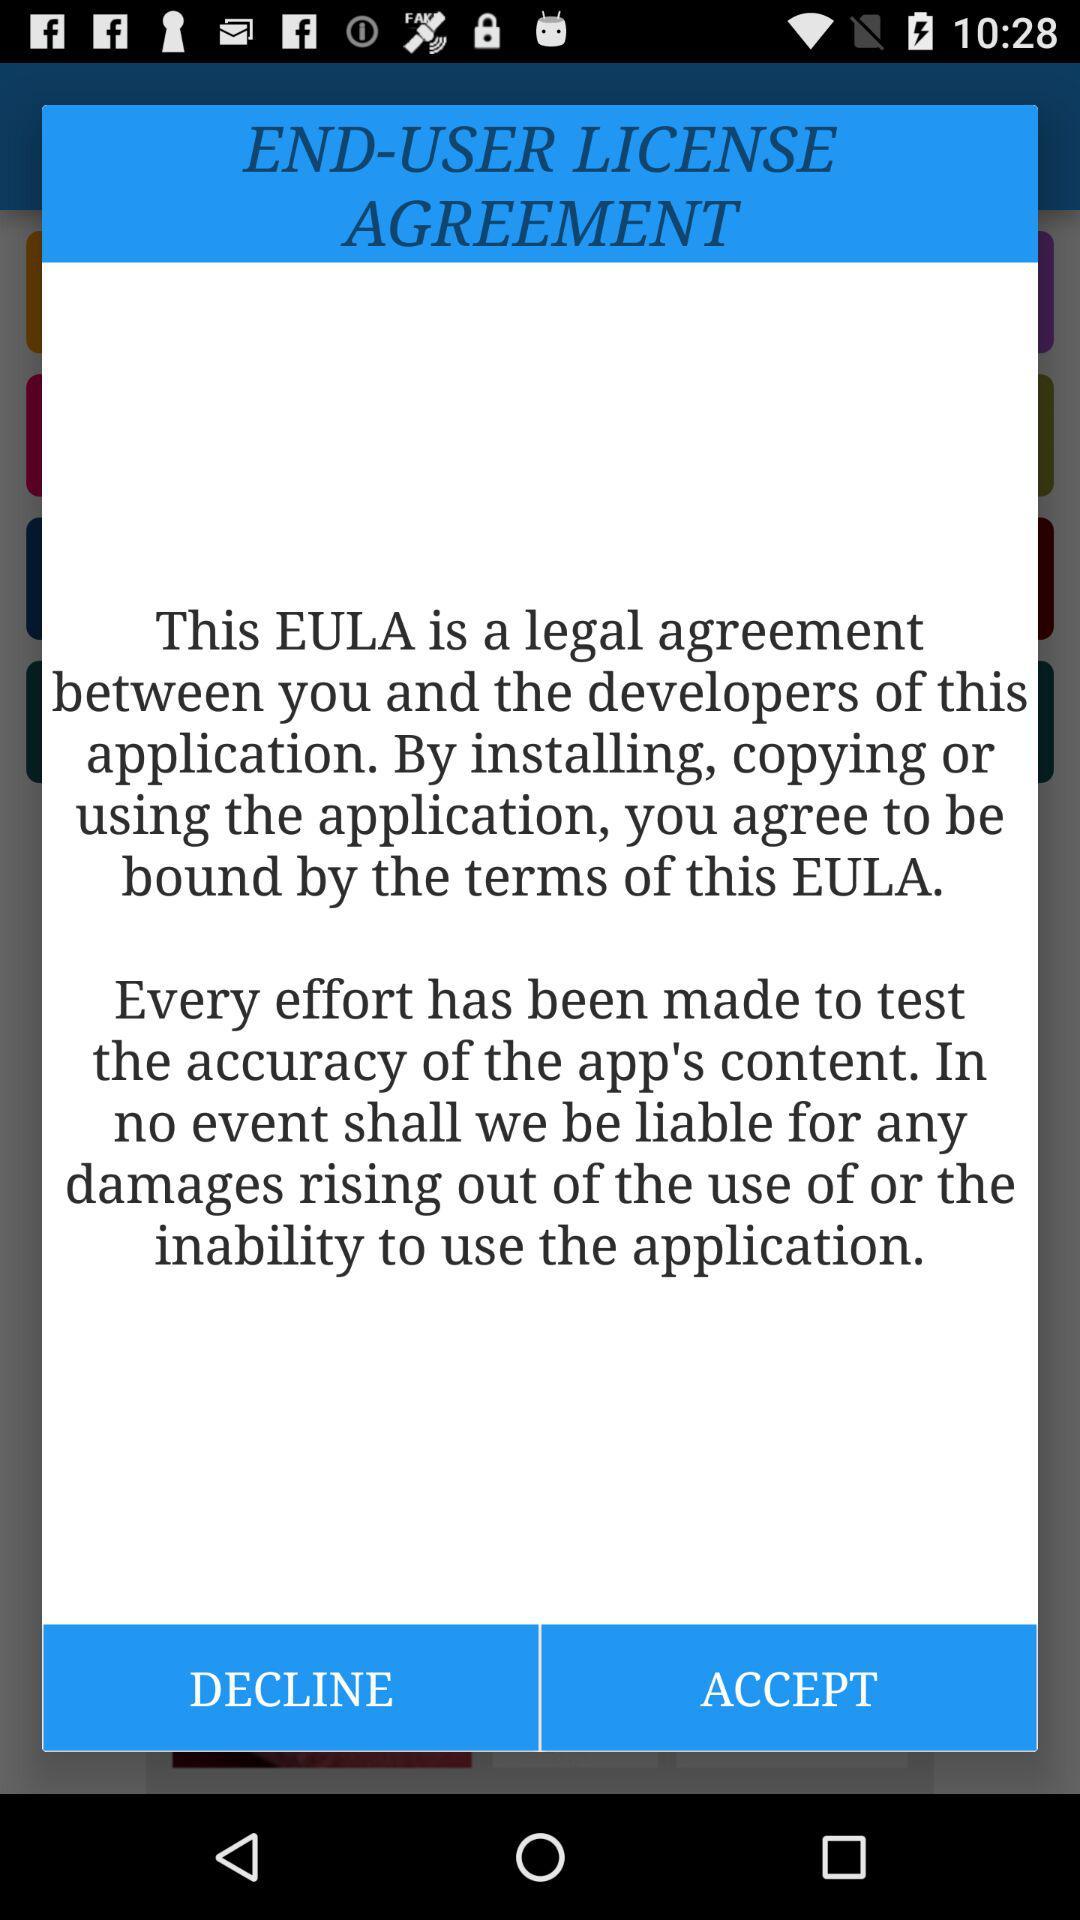 The height and width of the screenshot is (1920, 1080). Describe the element at coordinates (788, 1686) in the screenshot. I see `the item below the this eula is icon` at that location.